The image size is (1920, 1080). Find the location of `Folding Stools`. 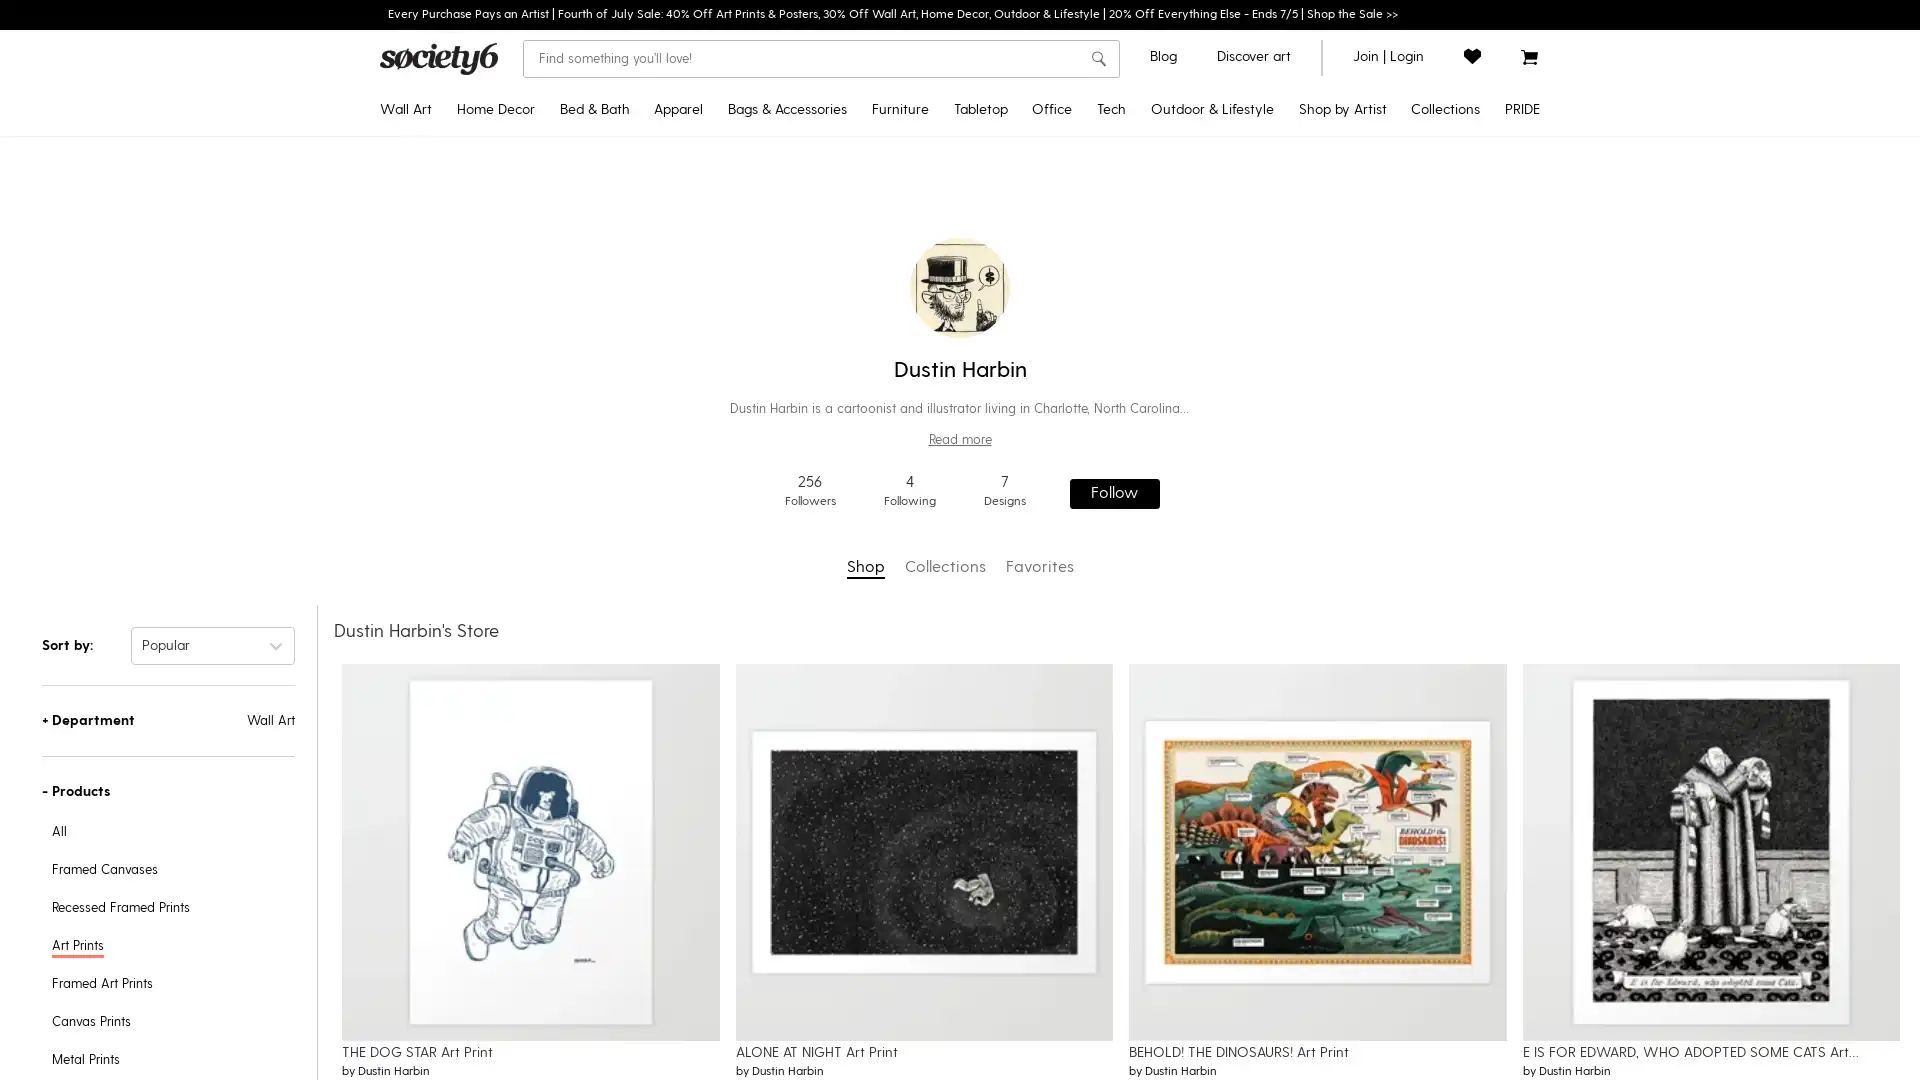

Folding Stools is located at coordinates (1238, 547).